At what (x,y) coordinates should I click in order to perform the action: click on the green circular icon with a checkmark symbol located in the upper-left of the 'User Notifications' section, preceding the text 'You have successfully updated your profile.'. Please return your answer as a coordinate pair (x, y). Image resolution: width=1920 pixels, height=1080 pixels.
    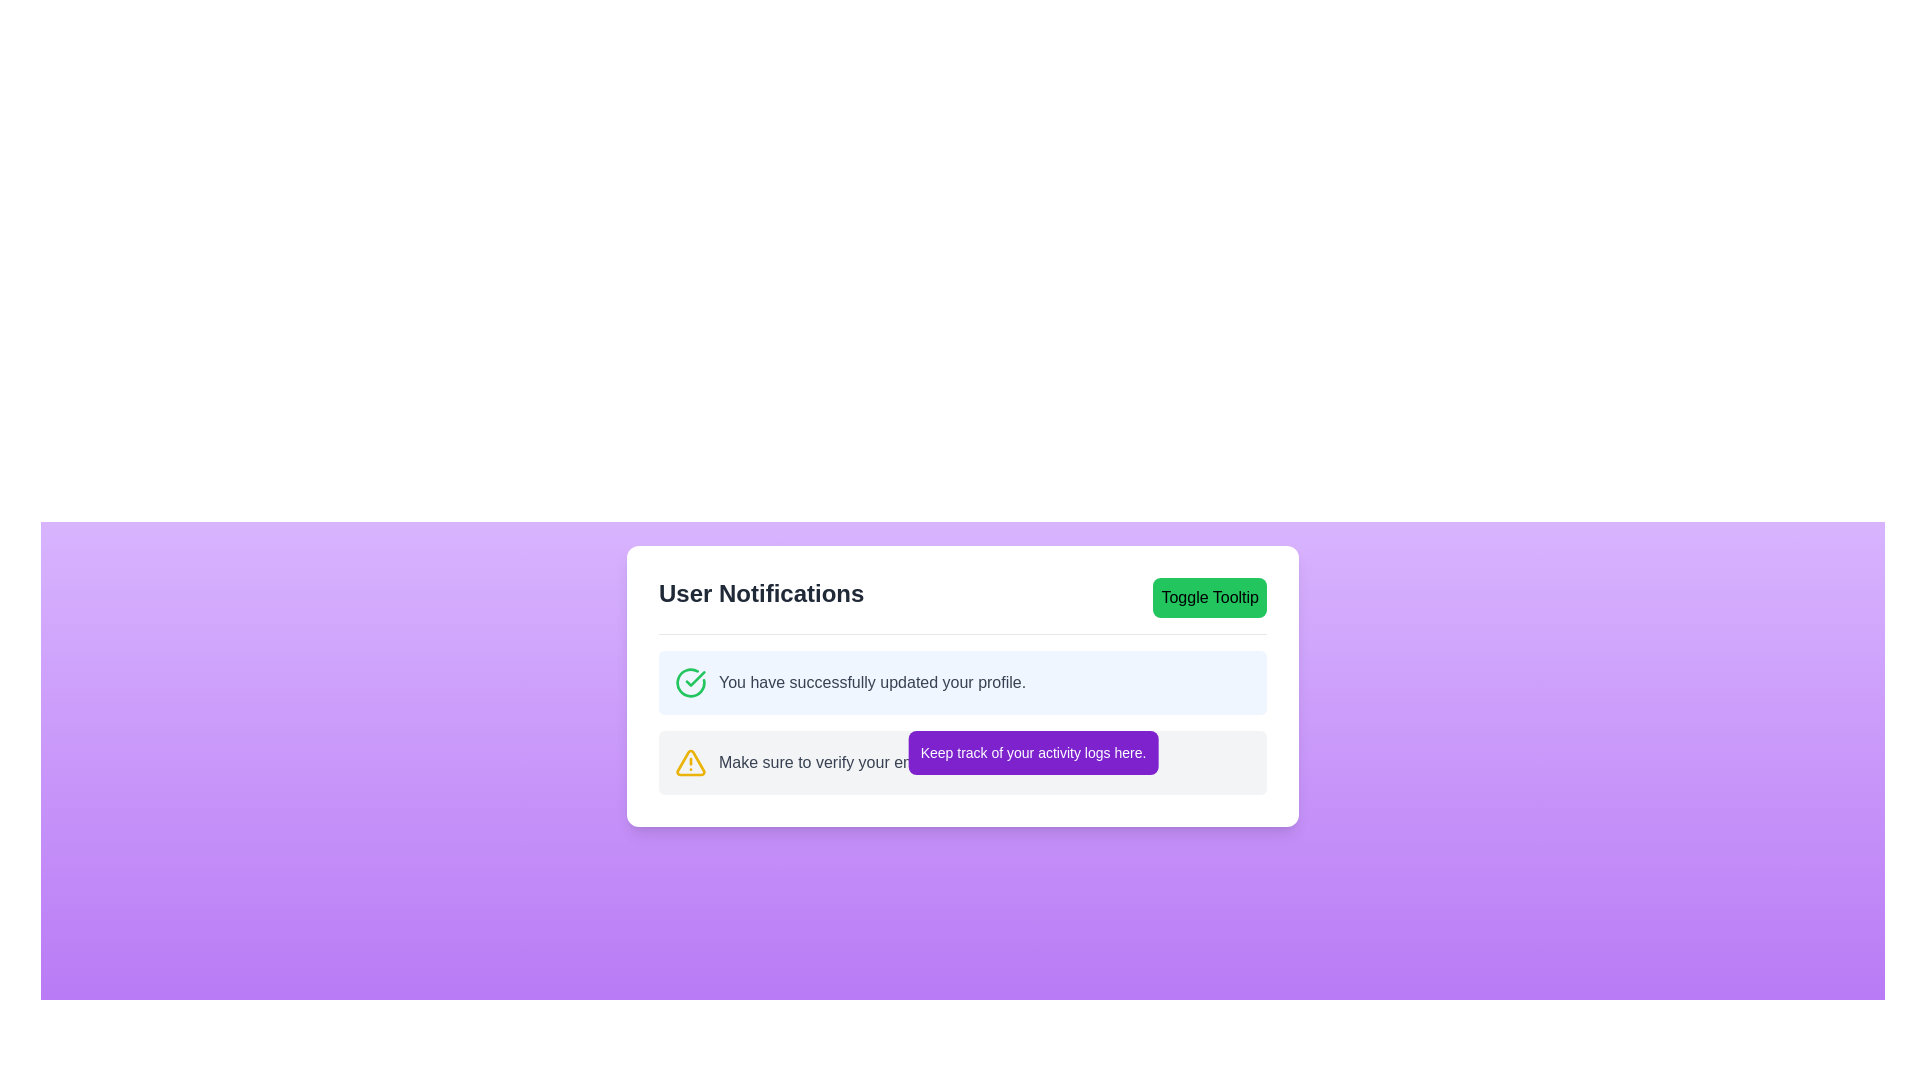
    Looking at the image, I should click on (691, 681).